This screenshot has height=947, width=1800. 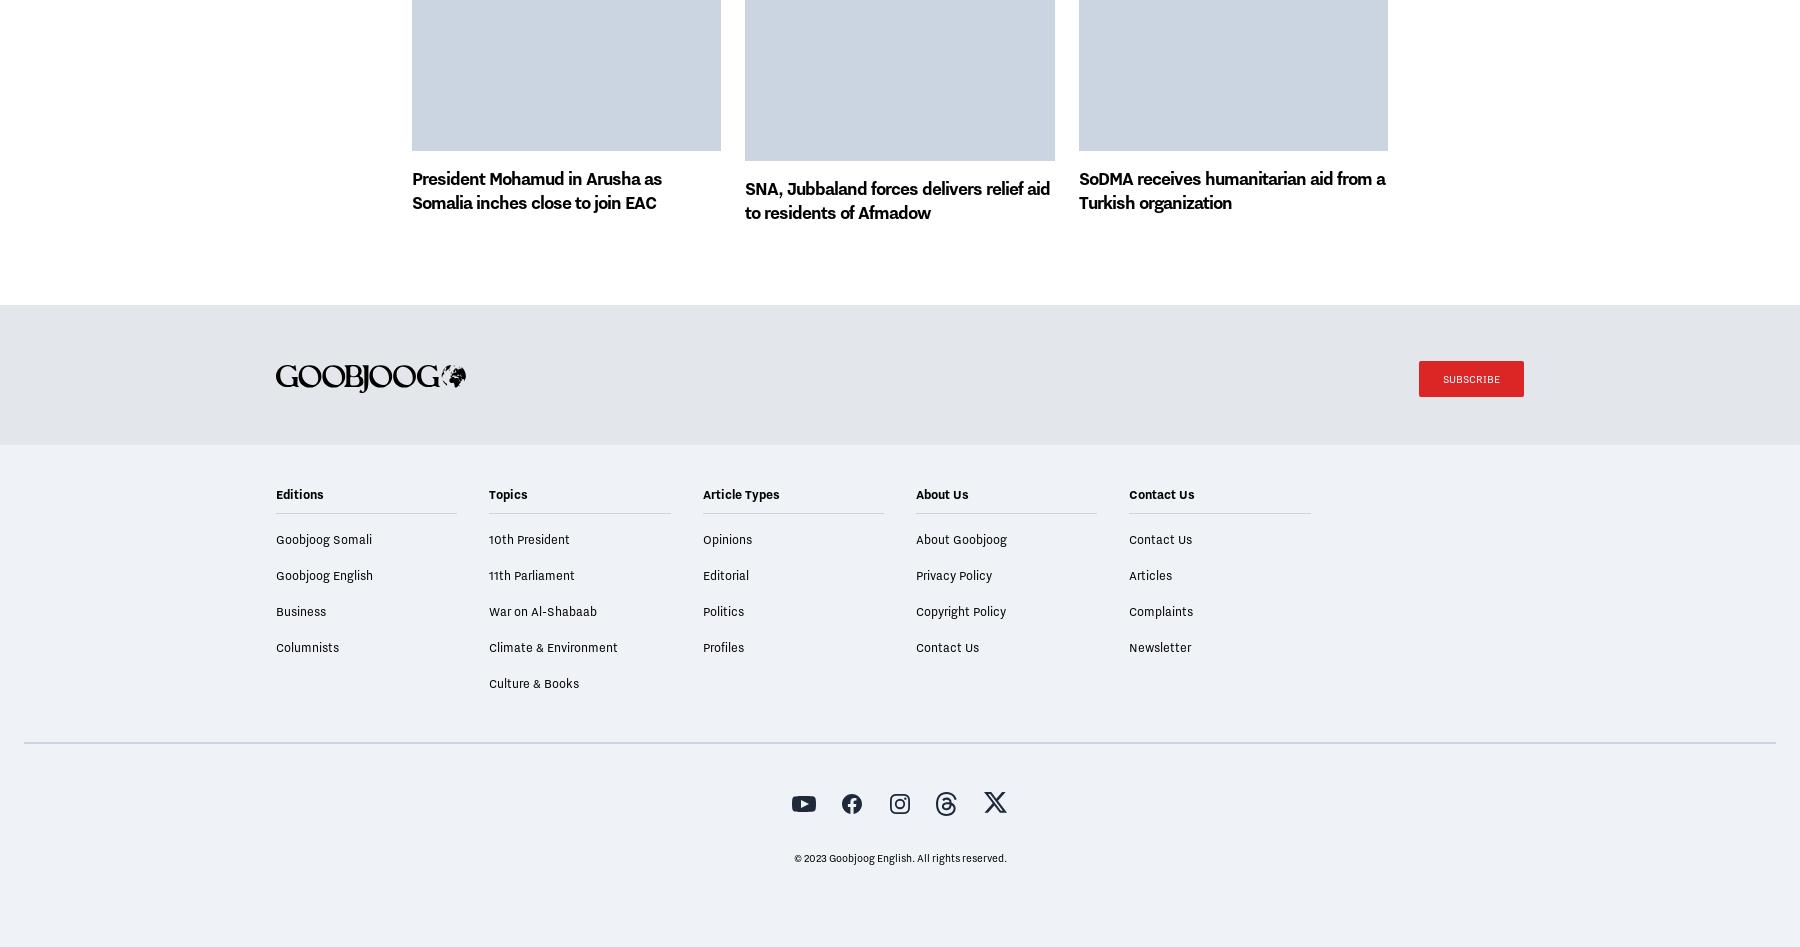 What do you see at coordinates (1471, 434) in the screenshot?
I see `'Subscribe'` at bounding box center [1471, 434].